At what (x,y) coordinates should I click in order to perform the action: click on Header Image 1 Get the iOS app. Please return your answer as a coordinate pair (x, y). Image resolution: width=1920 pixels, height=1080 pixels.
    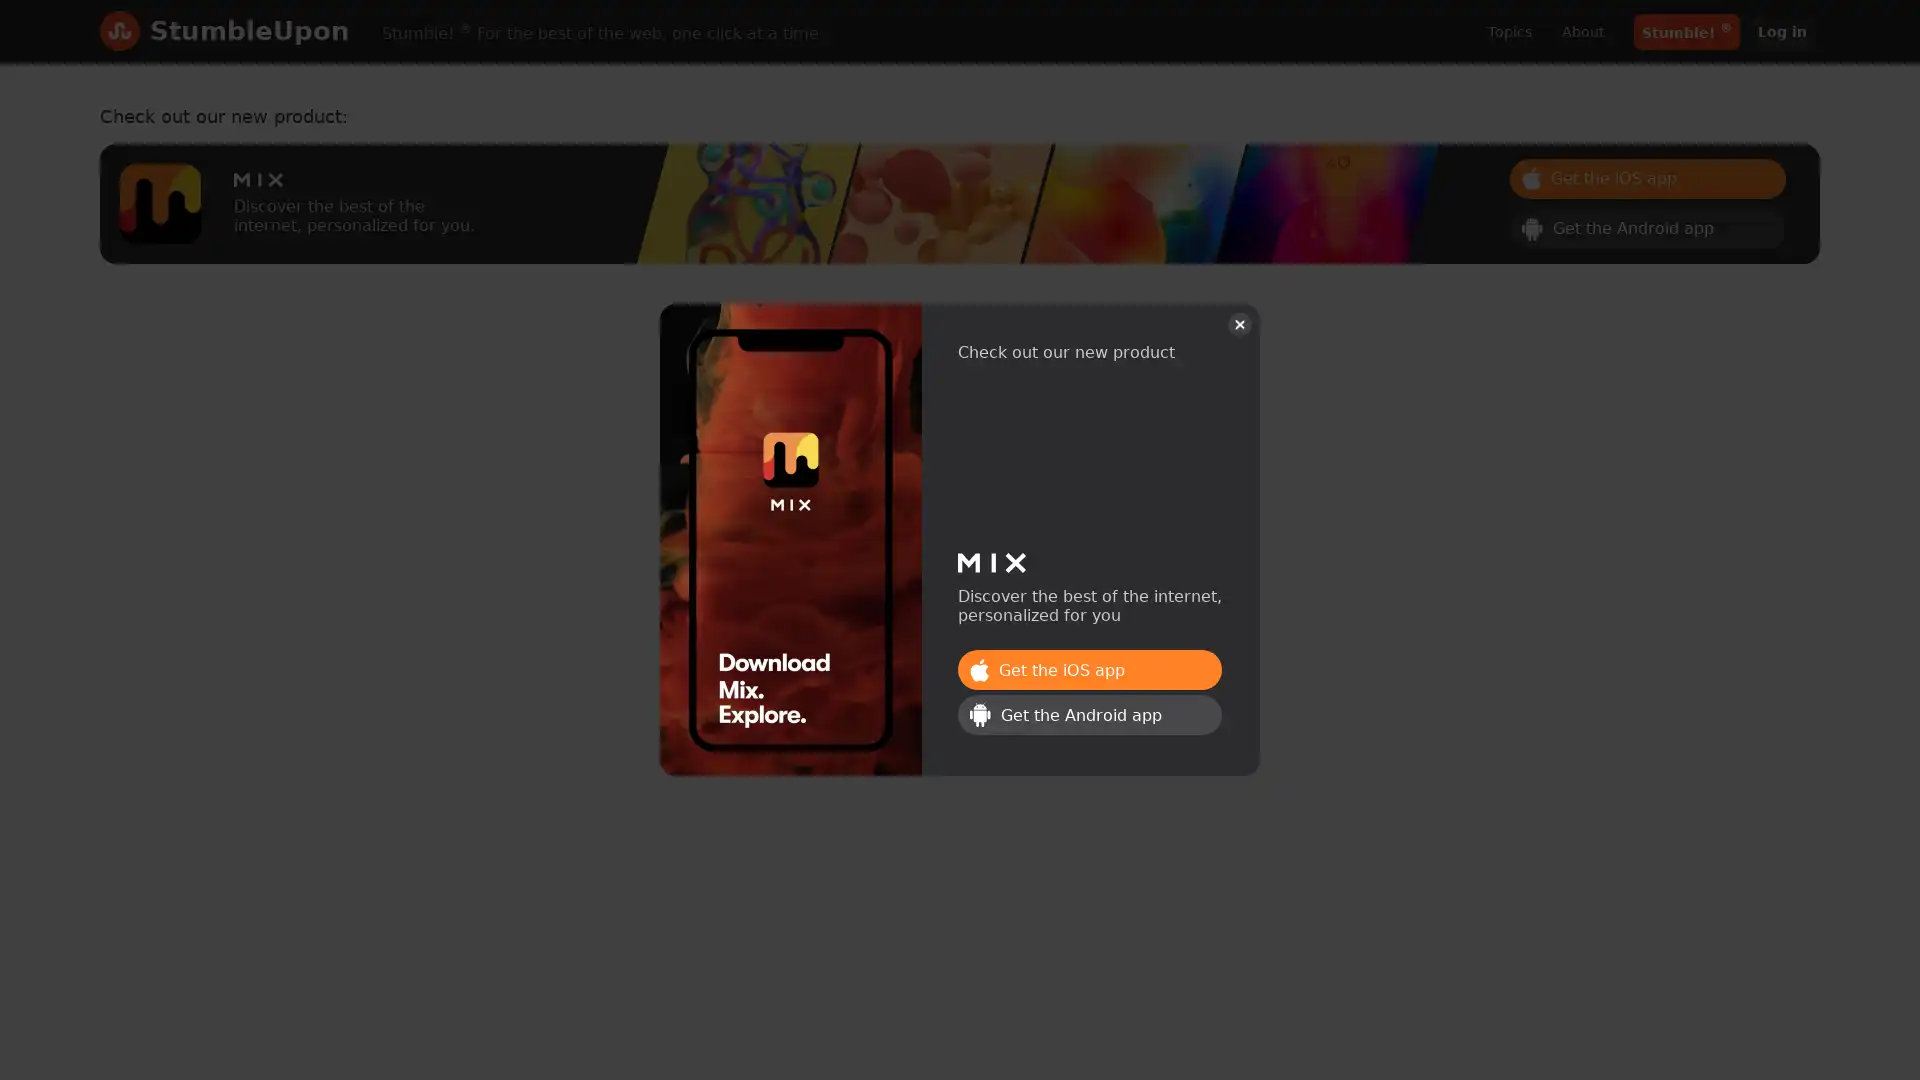
    Looking at the image, I should click on (1088, 670).